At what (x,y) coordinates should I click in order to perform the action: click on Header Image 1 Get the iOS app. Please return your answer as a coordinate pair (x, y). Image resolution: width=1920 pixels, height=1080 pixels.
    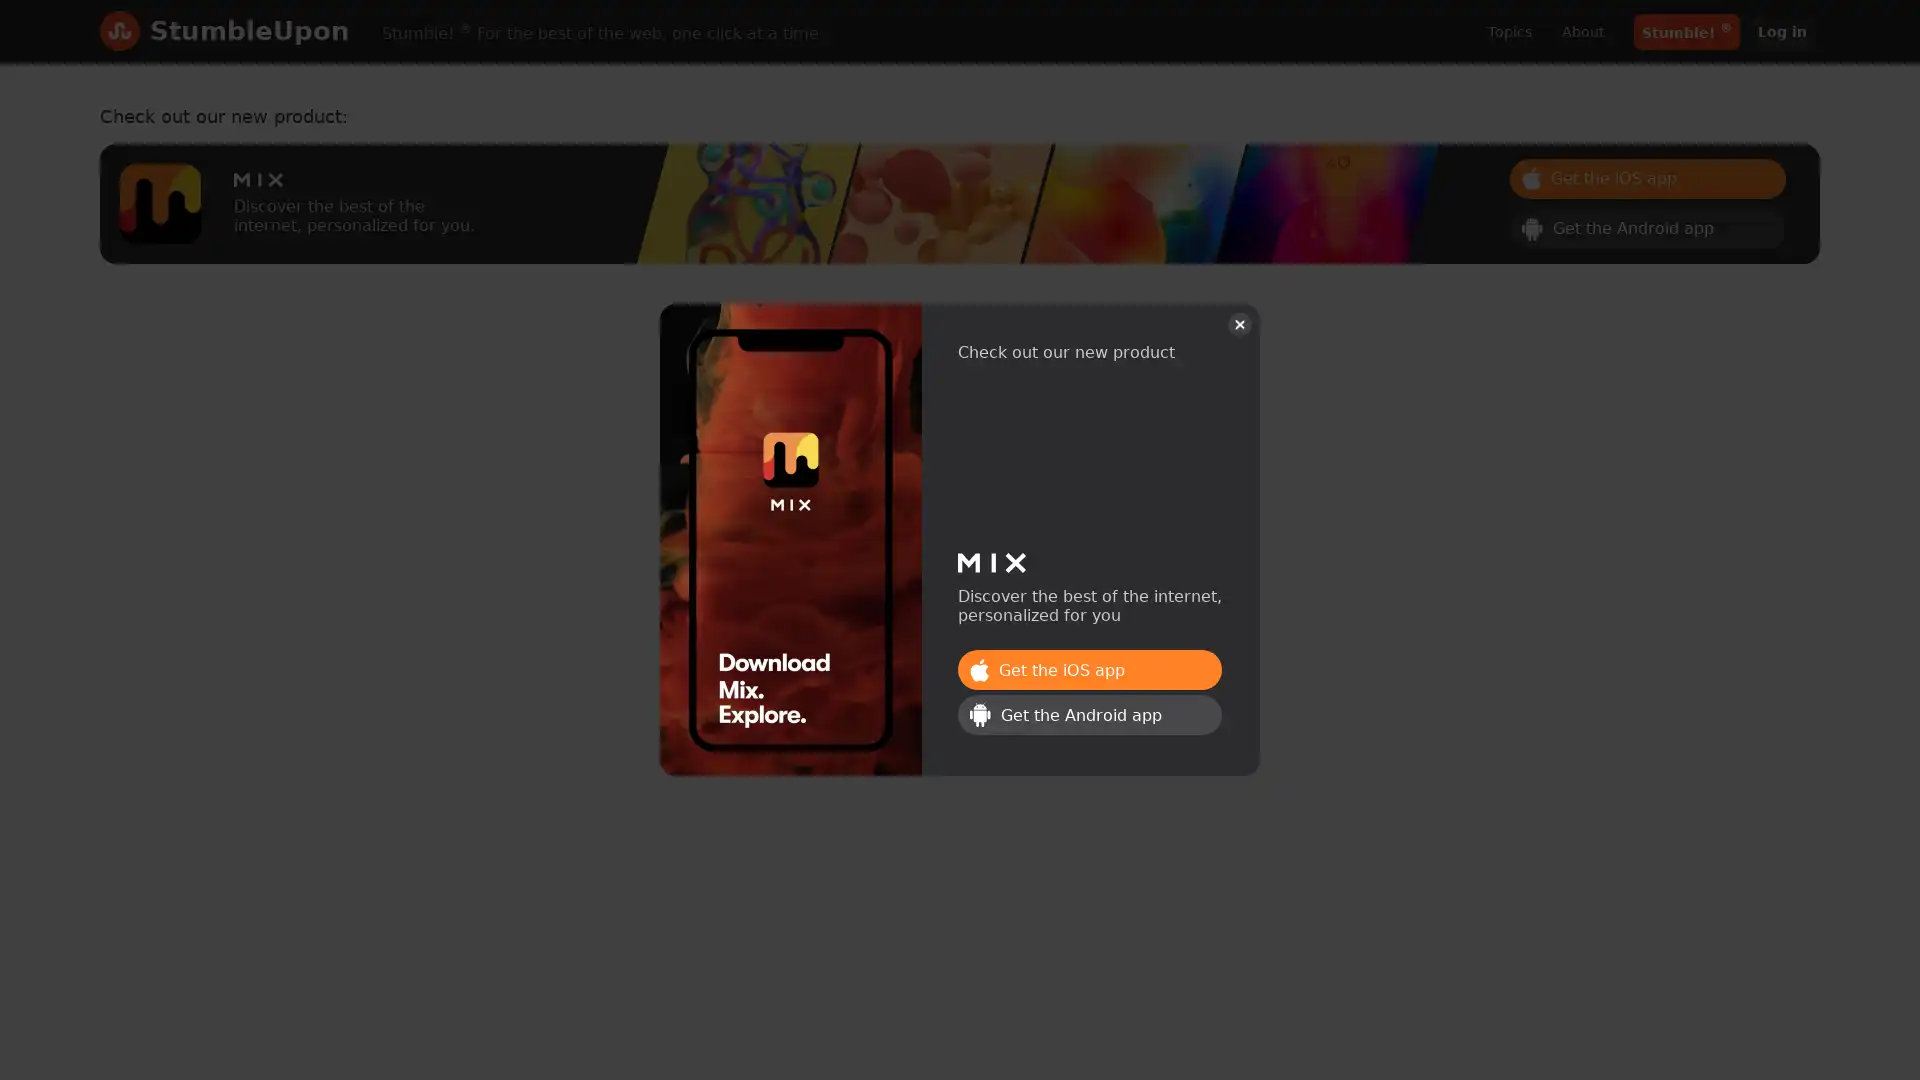
    Looking at the image, I should click on (1088, 670).